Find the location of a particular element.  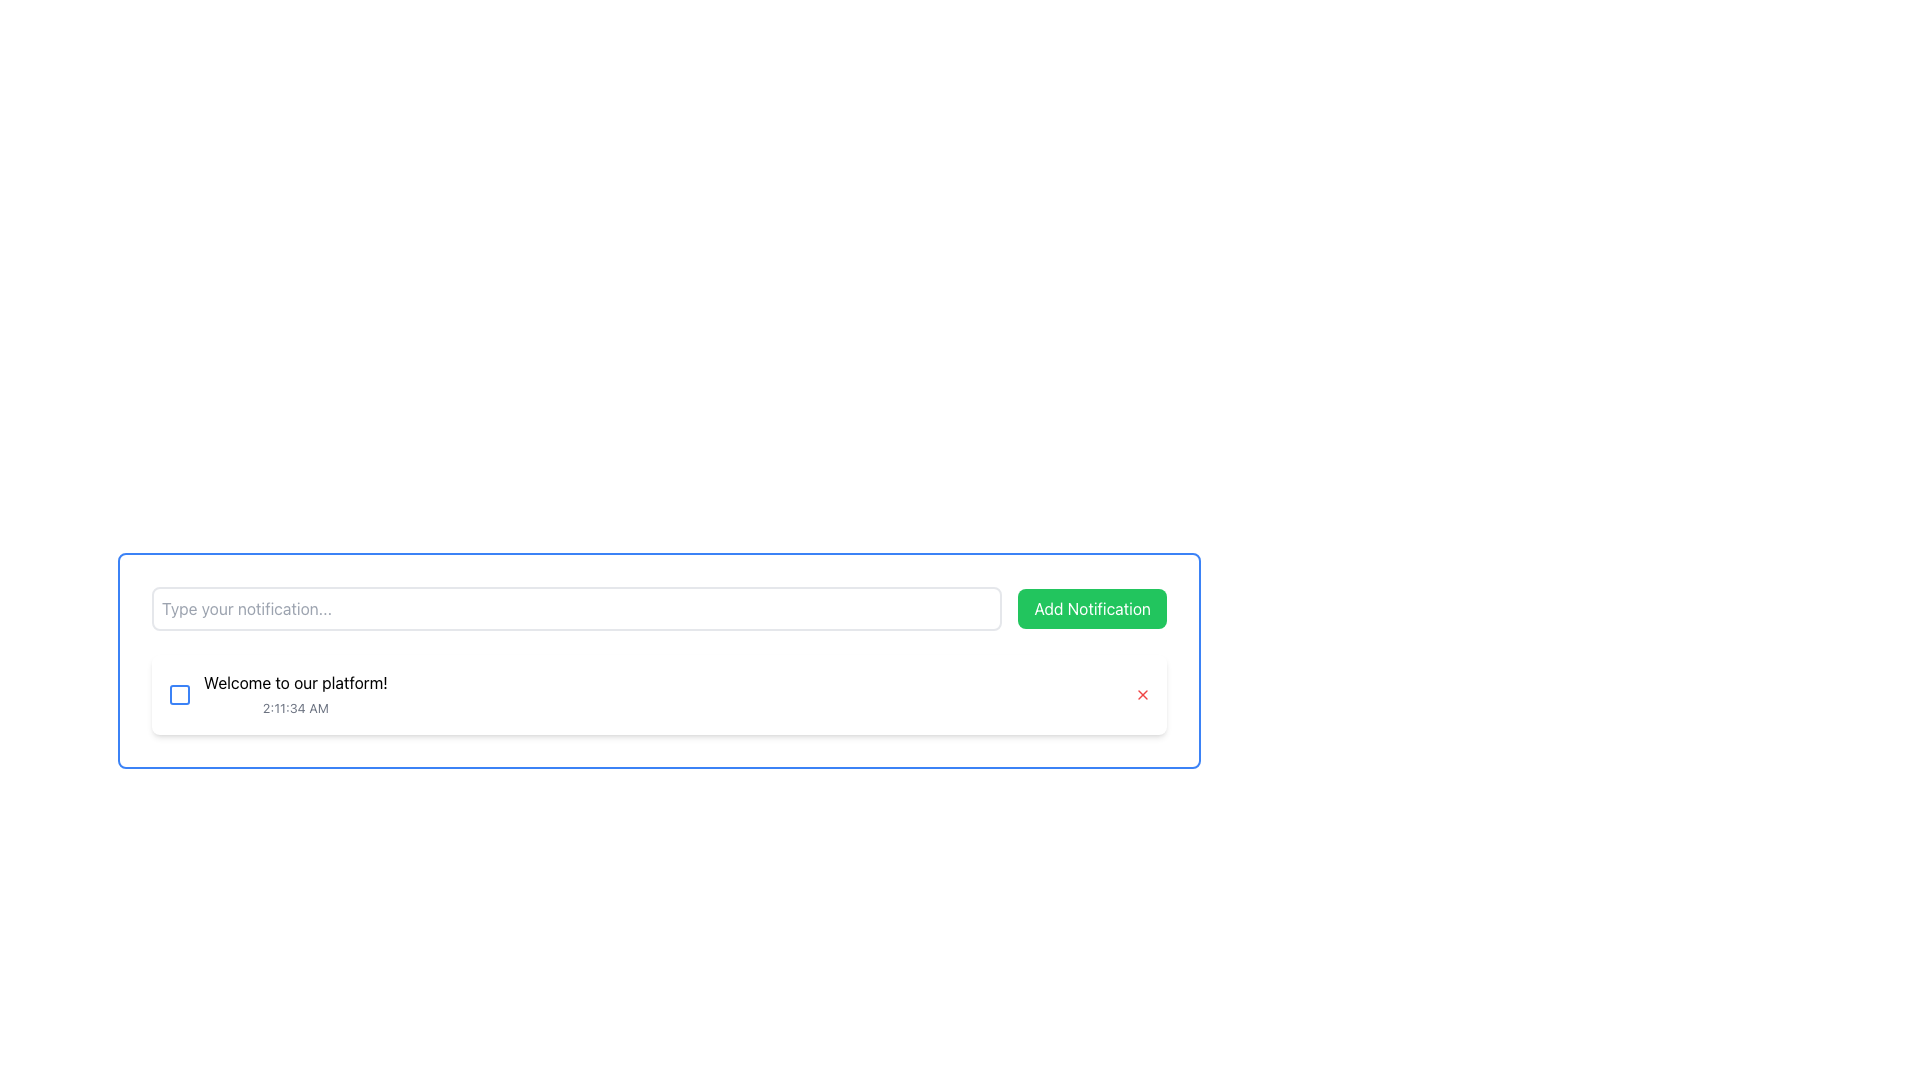

the small red cross icon at the extreme right of the notification bar is located at coordinates (1142, 693).